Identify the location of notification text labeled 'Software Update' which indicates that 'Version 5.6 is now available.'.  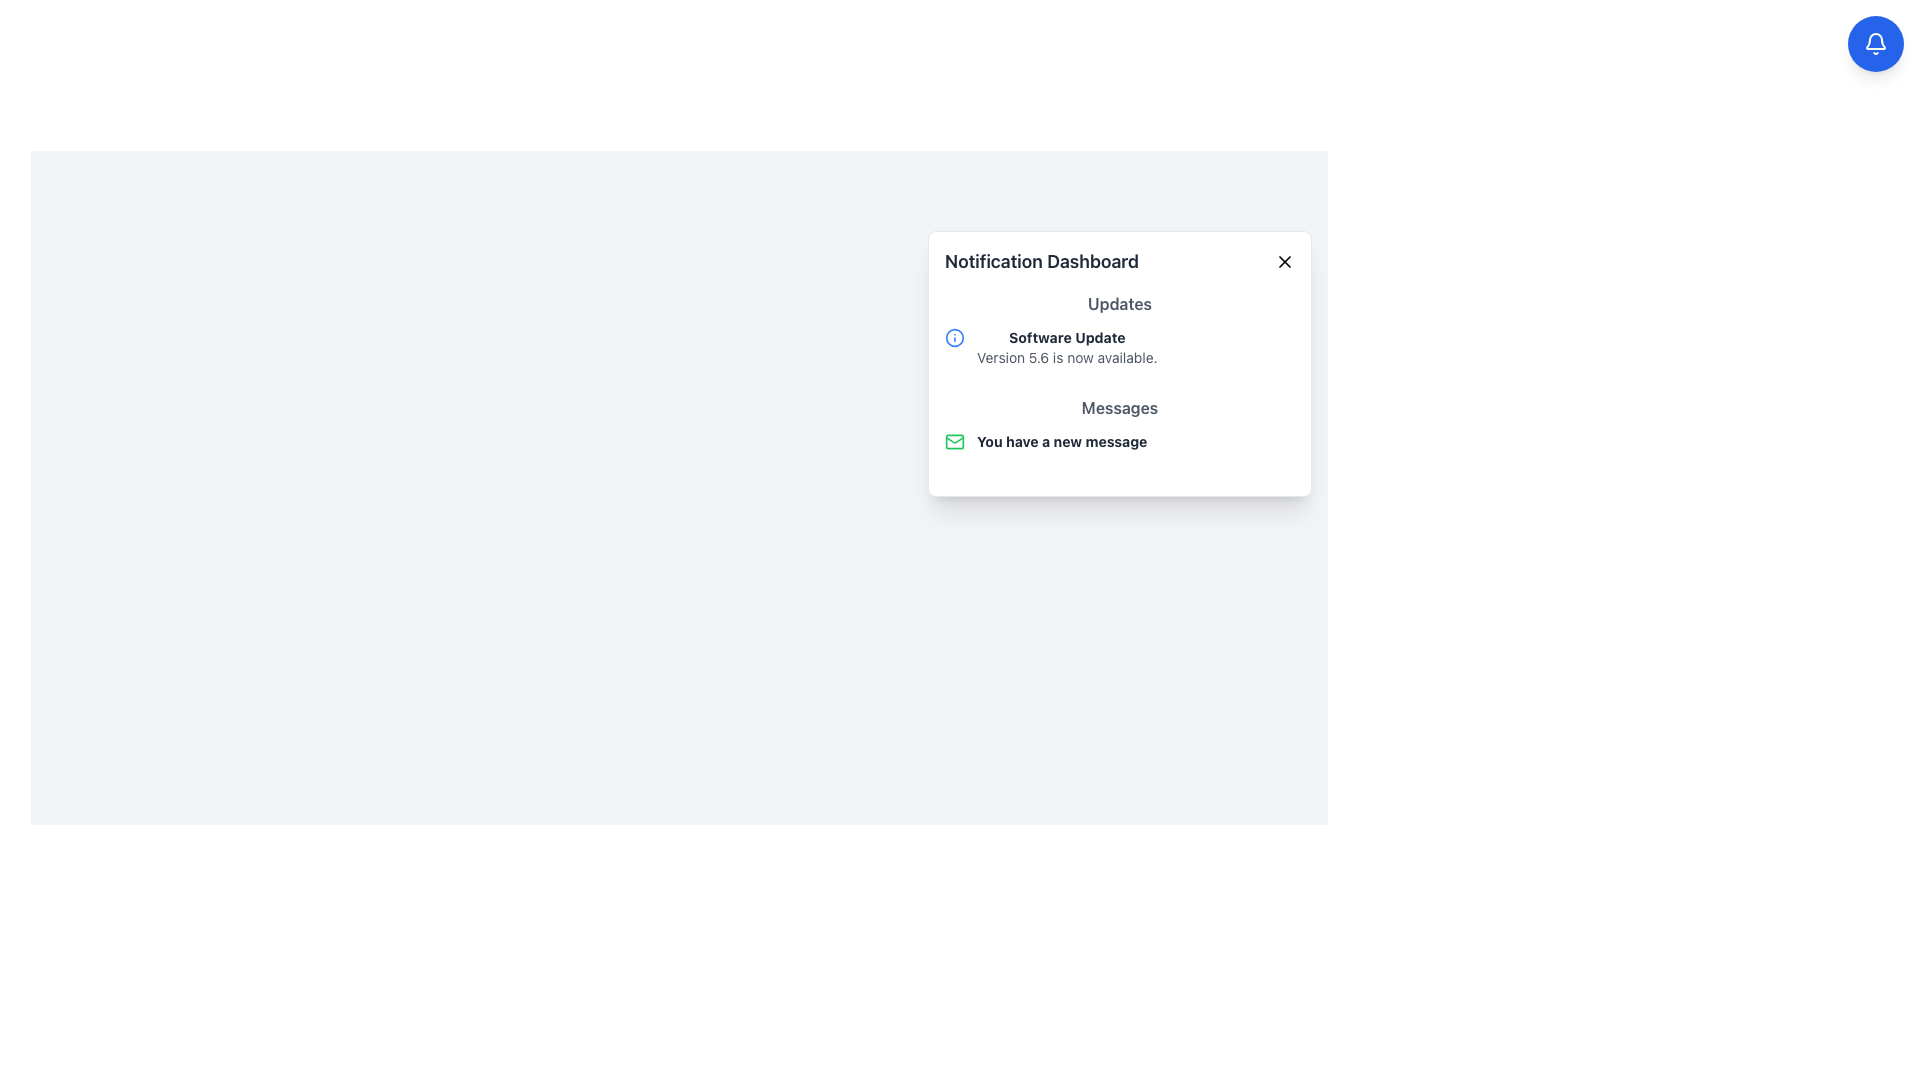
(1066, 346).